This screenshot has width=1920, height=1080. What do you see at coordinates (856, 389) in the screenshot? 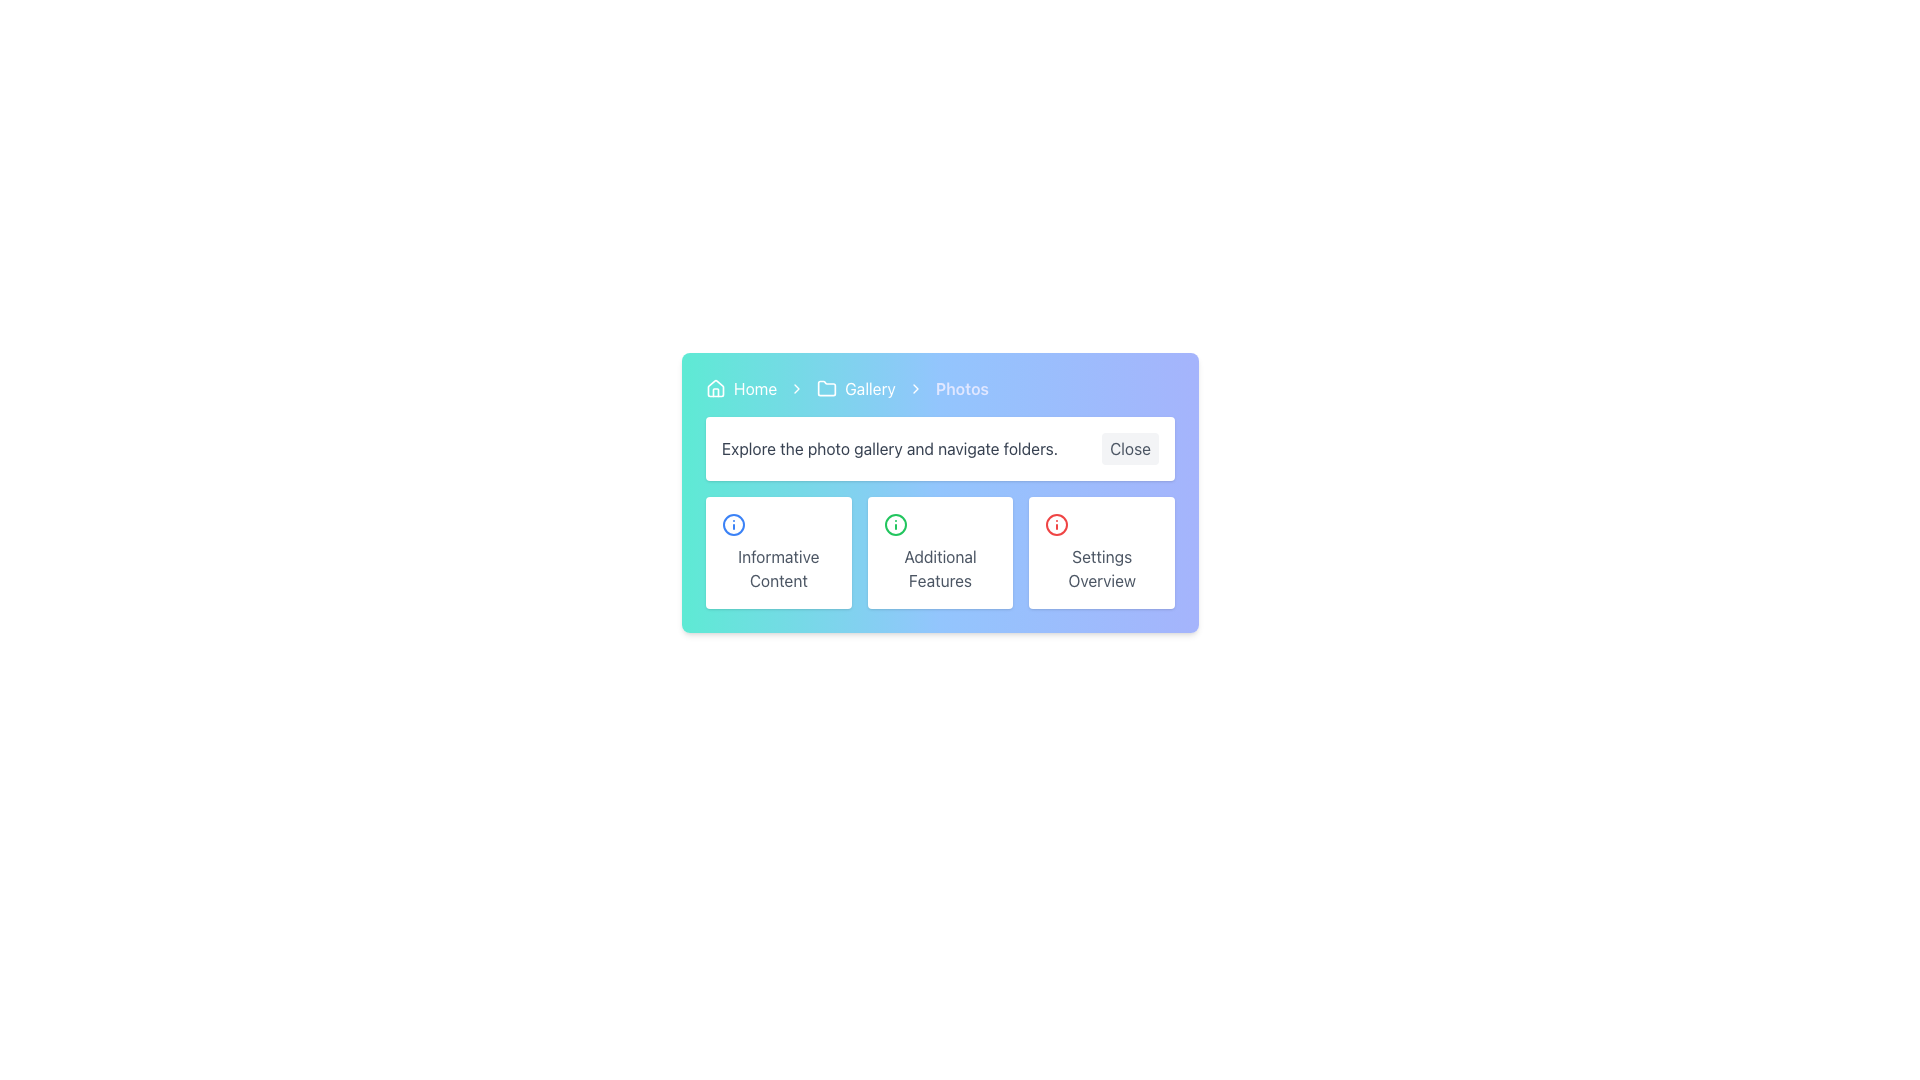
I see `the 'Gallery' interactive link with the adjacent folder icon in the breadcrumb navigation bar` at bounding box center [856, 389].